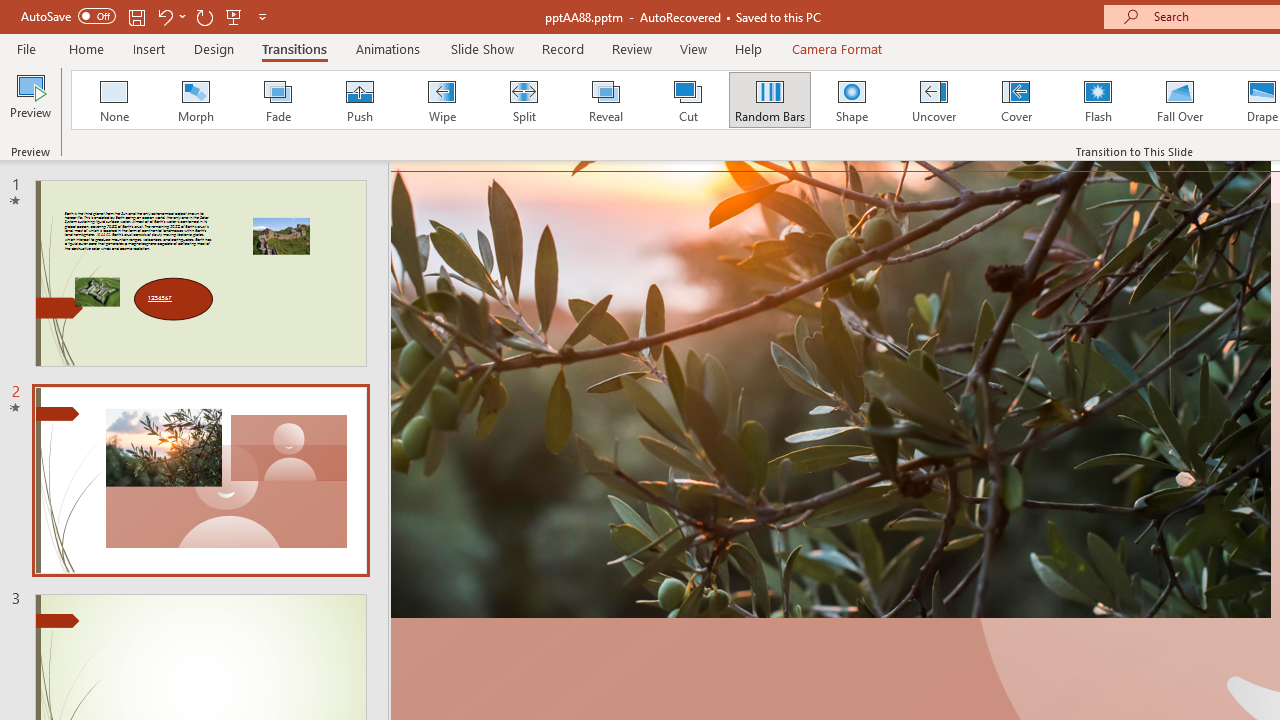 Image resolution: width=1280 pixels, height=720 pixels. What do you see at coordinates (933, 100) in the screenshot?
I see `'Uncover'` at bounding box center [933, 100].